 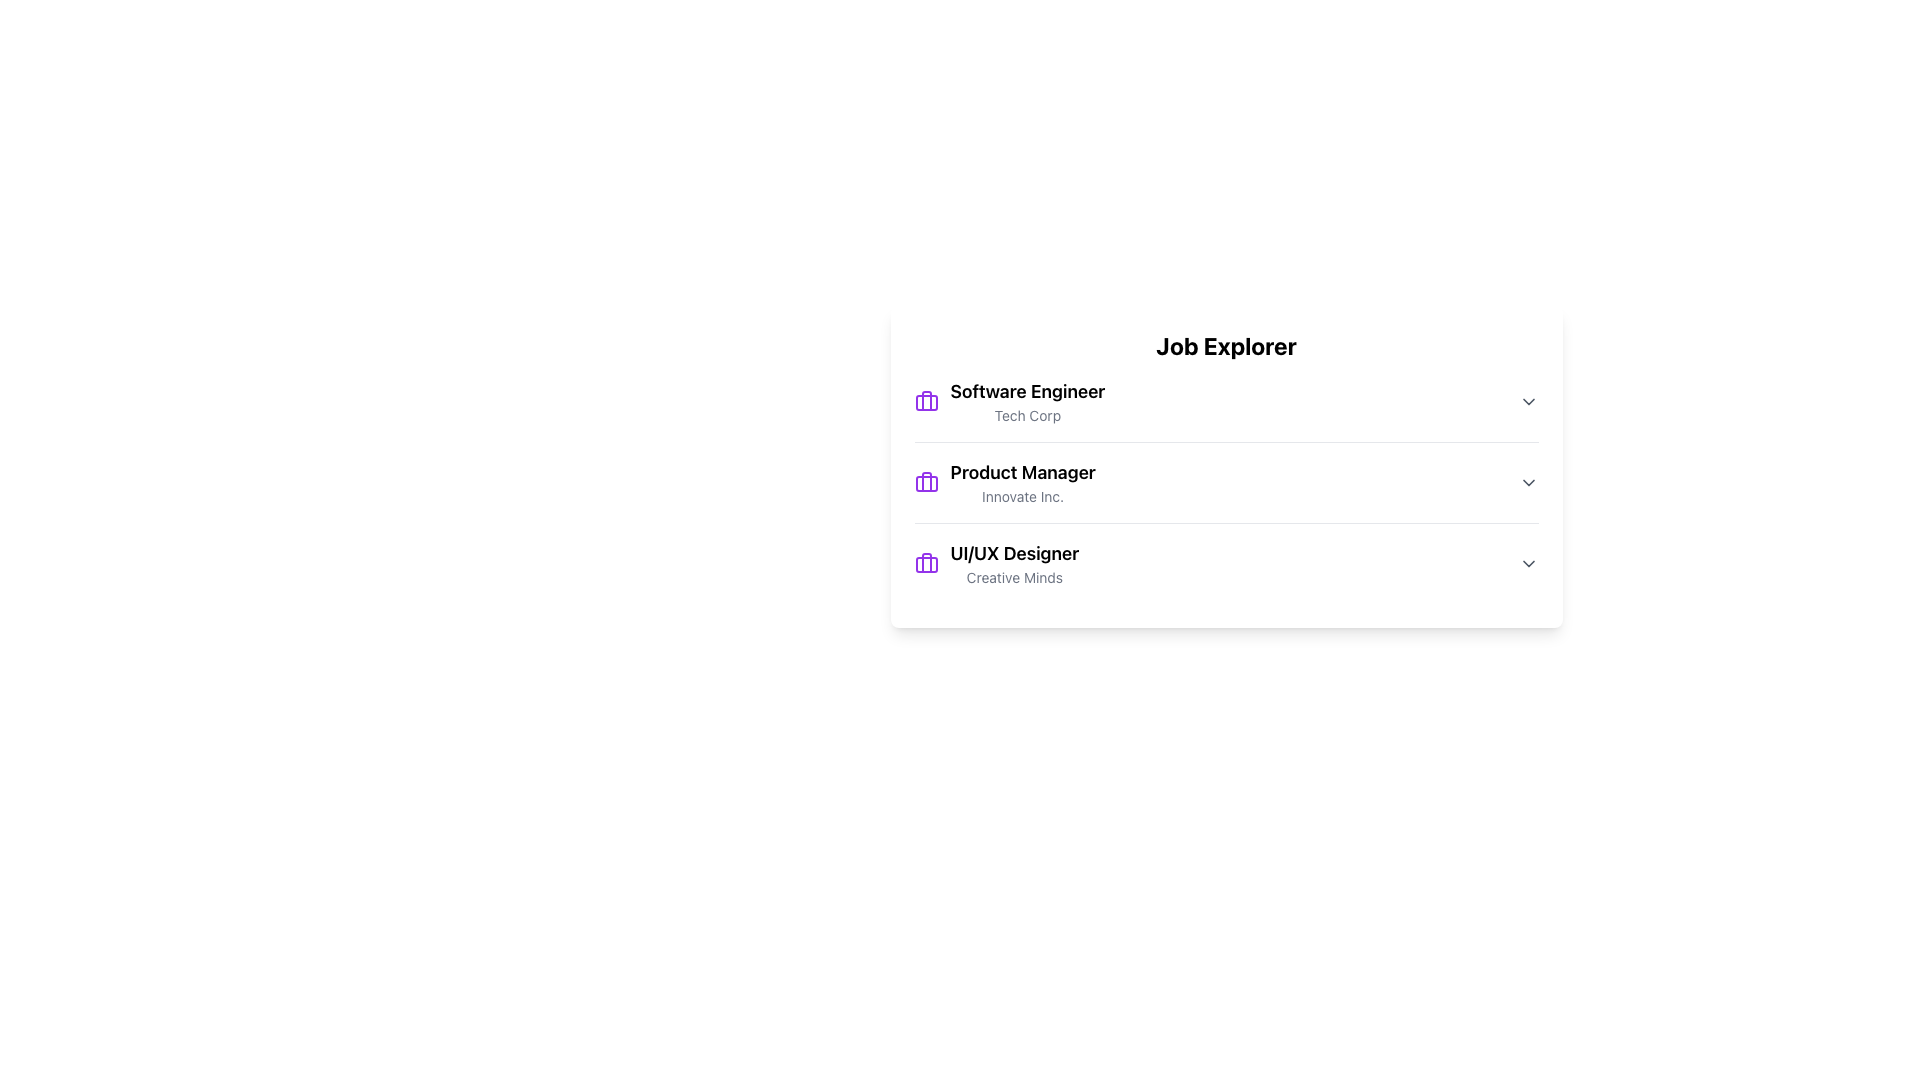 I want to click on job title from the text label located in the 'Job Explorer' section of the first listing, which is aligned left of the 'Tech Corp' subtitle and next to a briefcase icon, so click(x=1027, y=392).